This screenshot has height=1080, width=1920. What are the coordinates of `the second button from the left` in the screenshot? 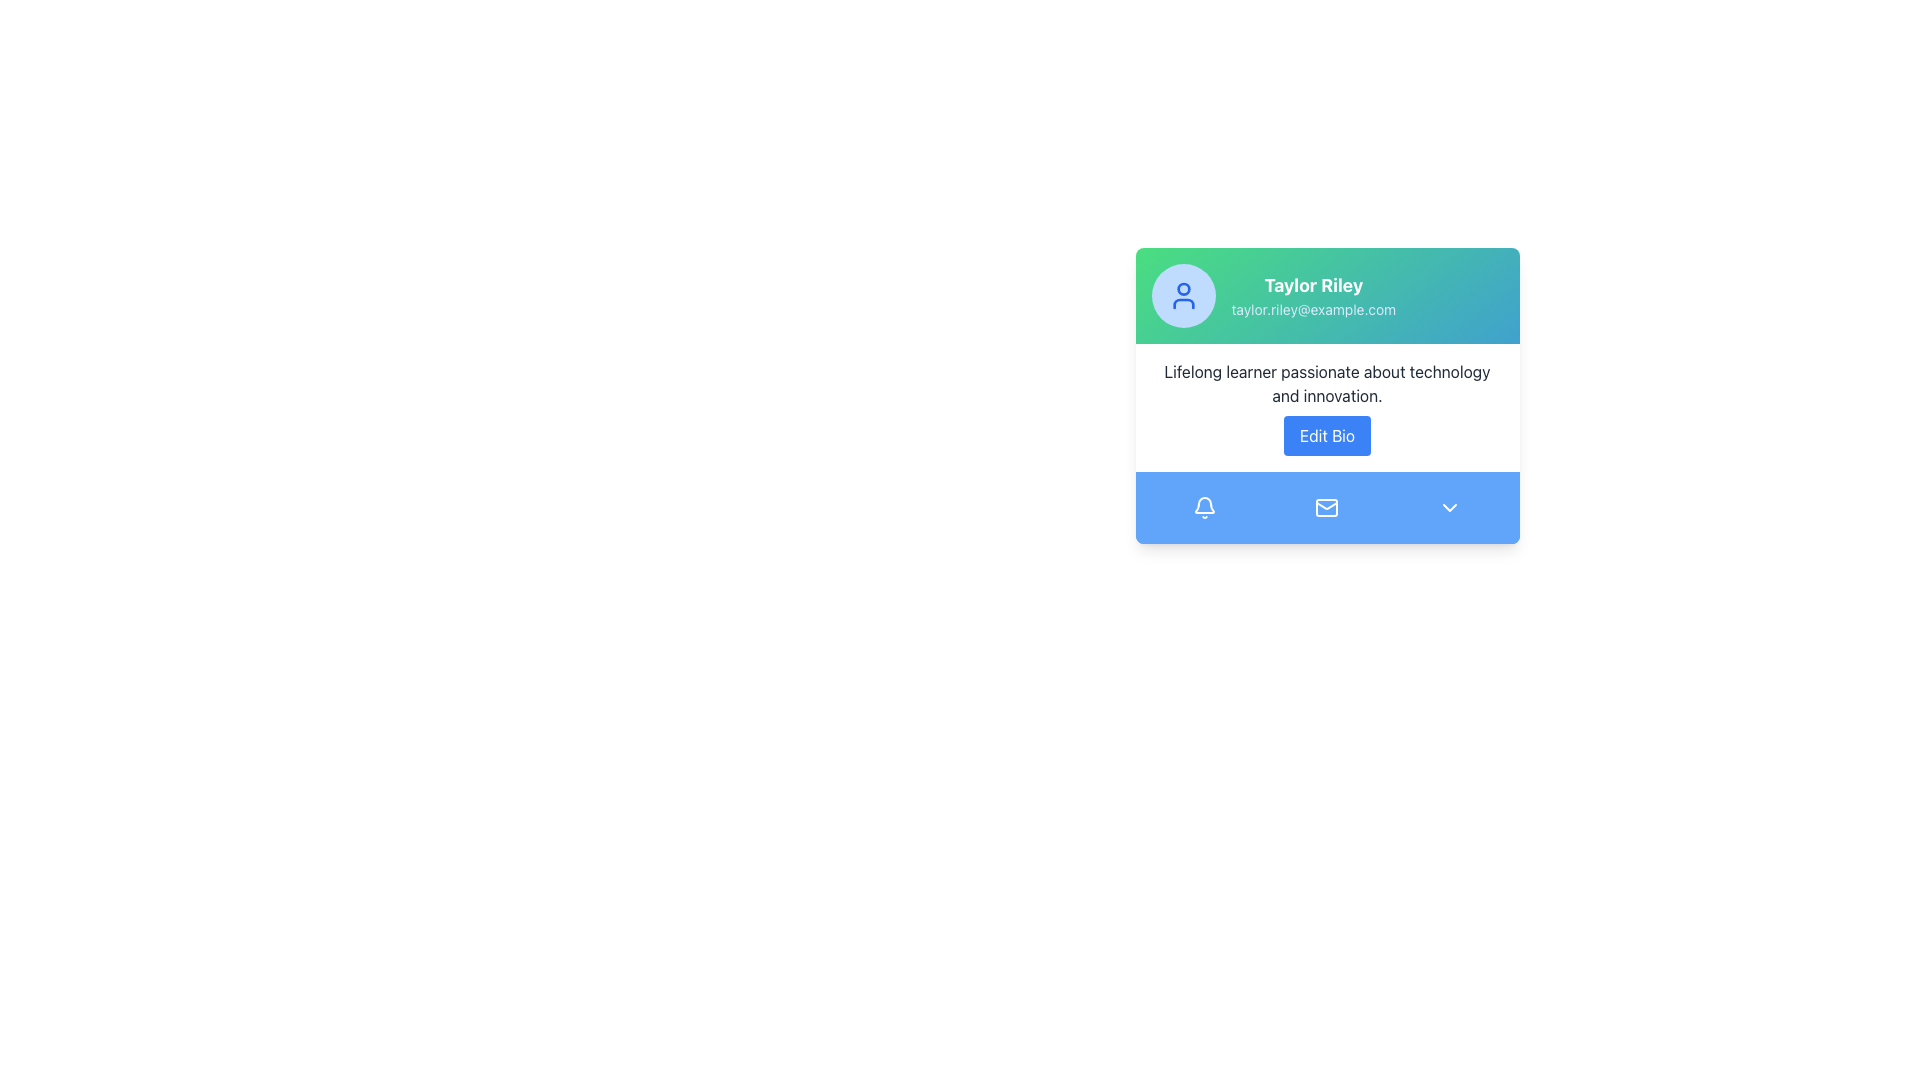 It's located at (1327, 507).